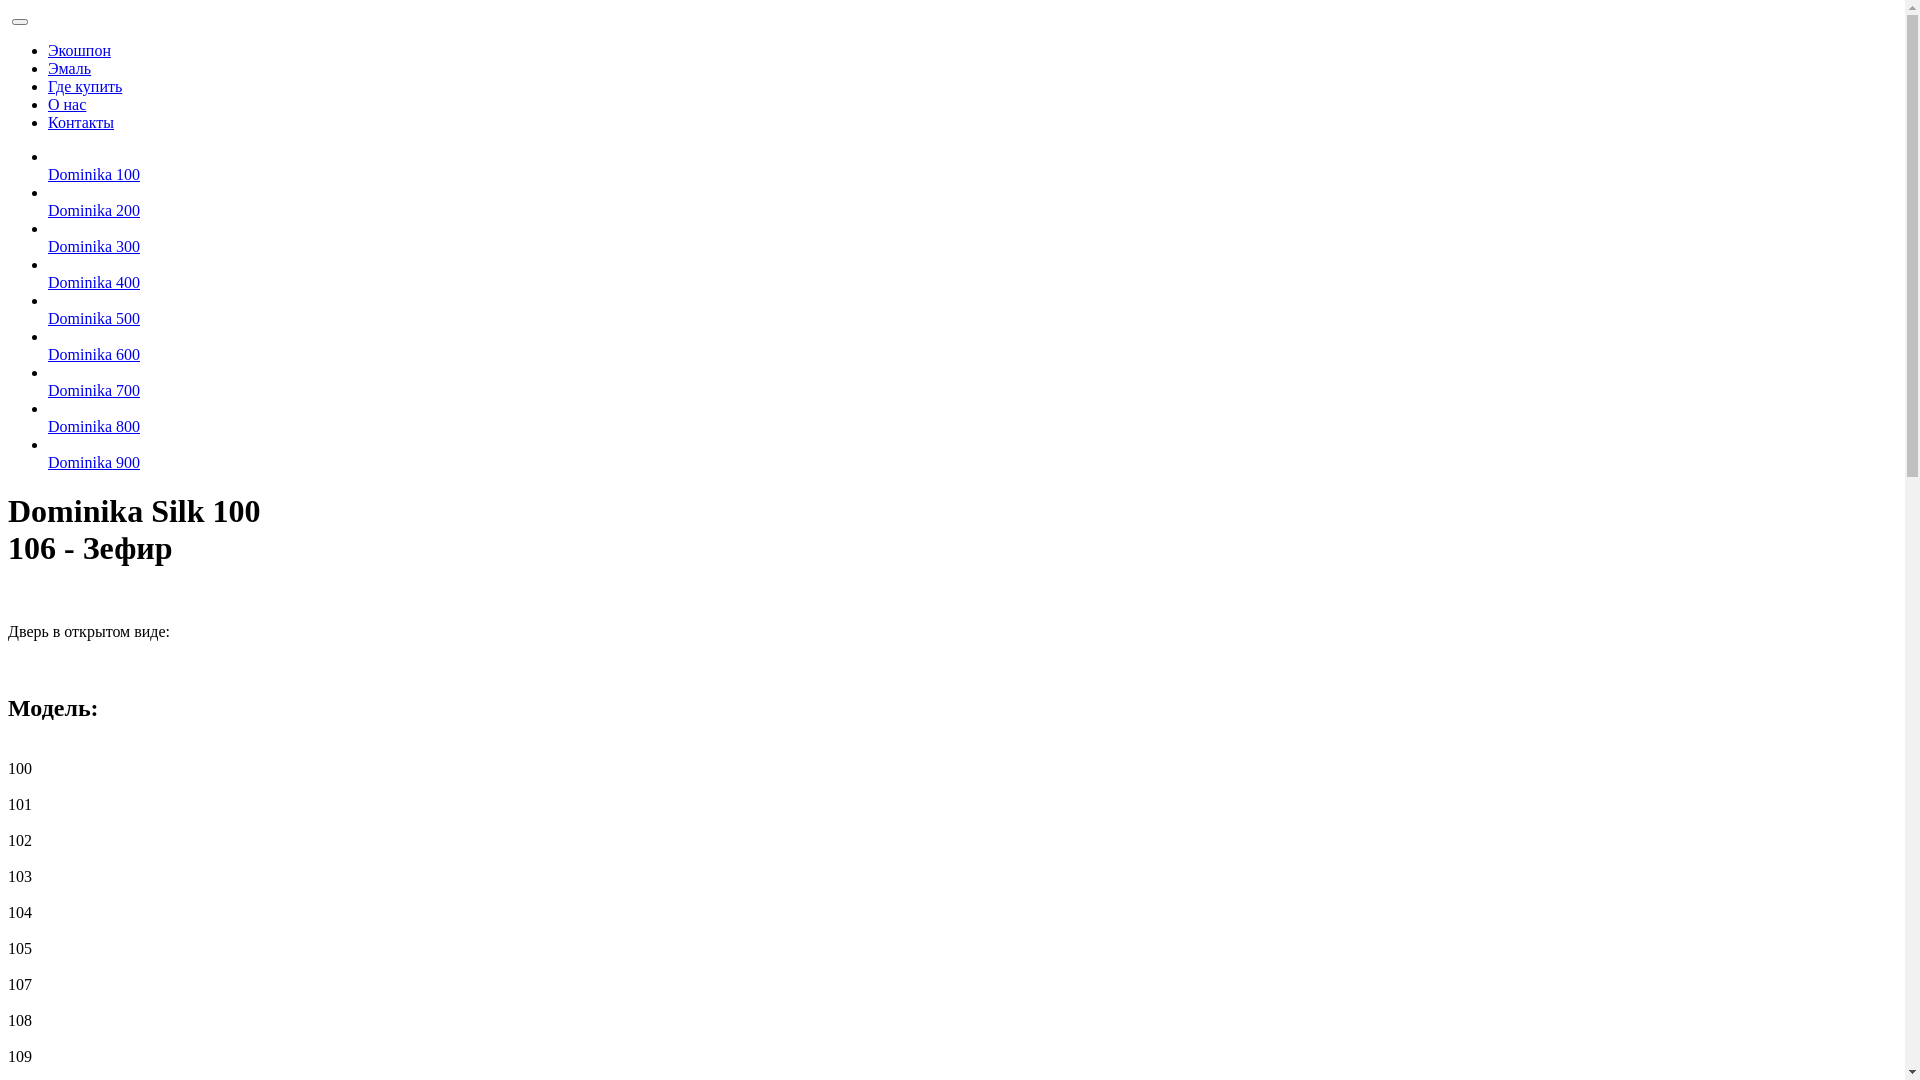  I want to click on 'Dominika 500', so click(93, 317).